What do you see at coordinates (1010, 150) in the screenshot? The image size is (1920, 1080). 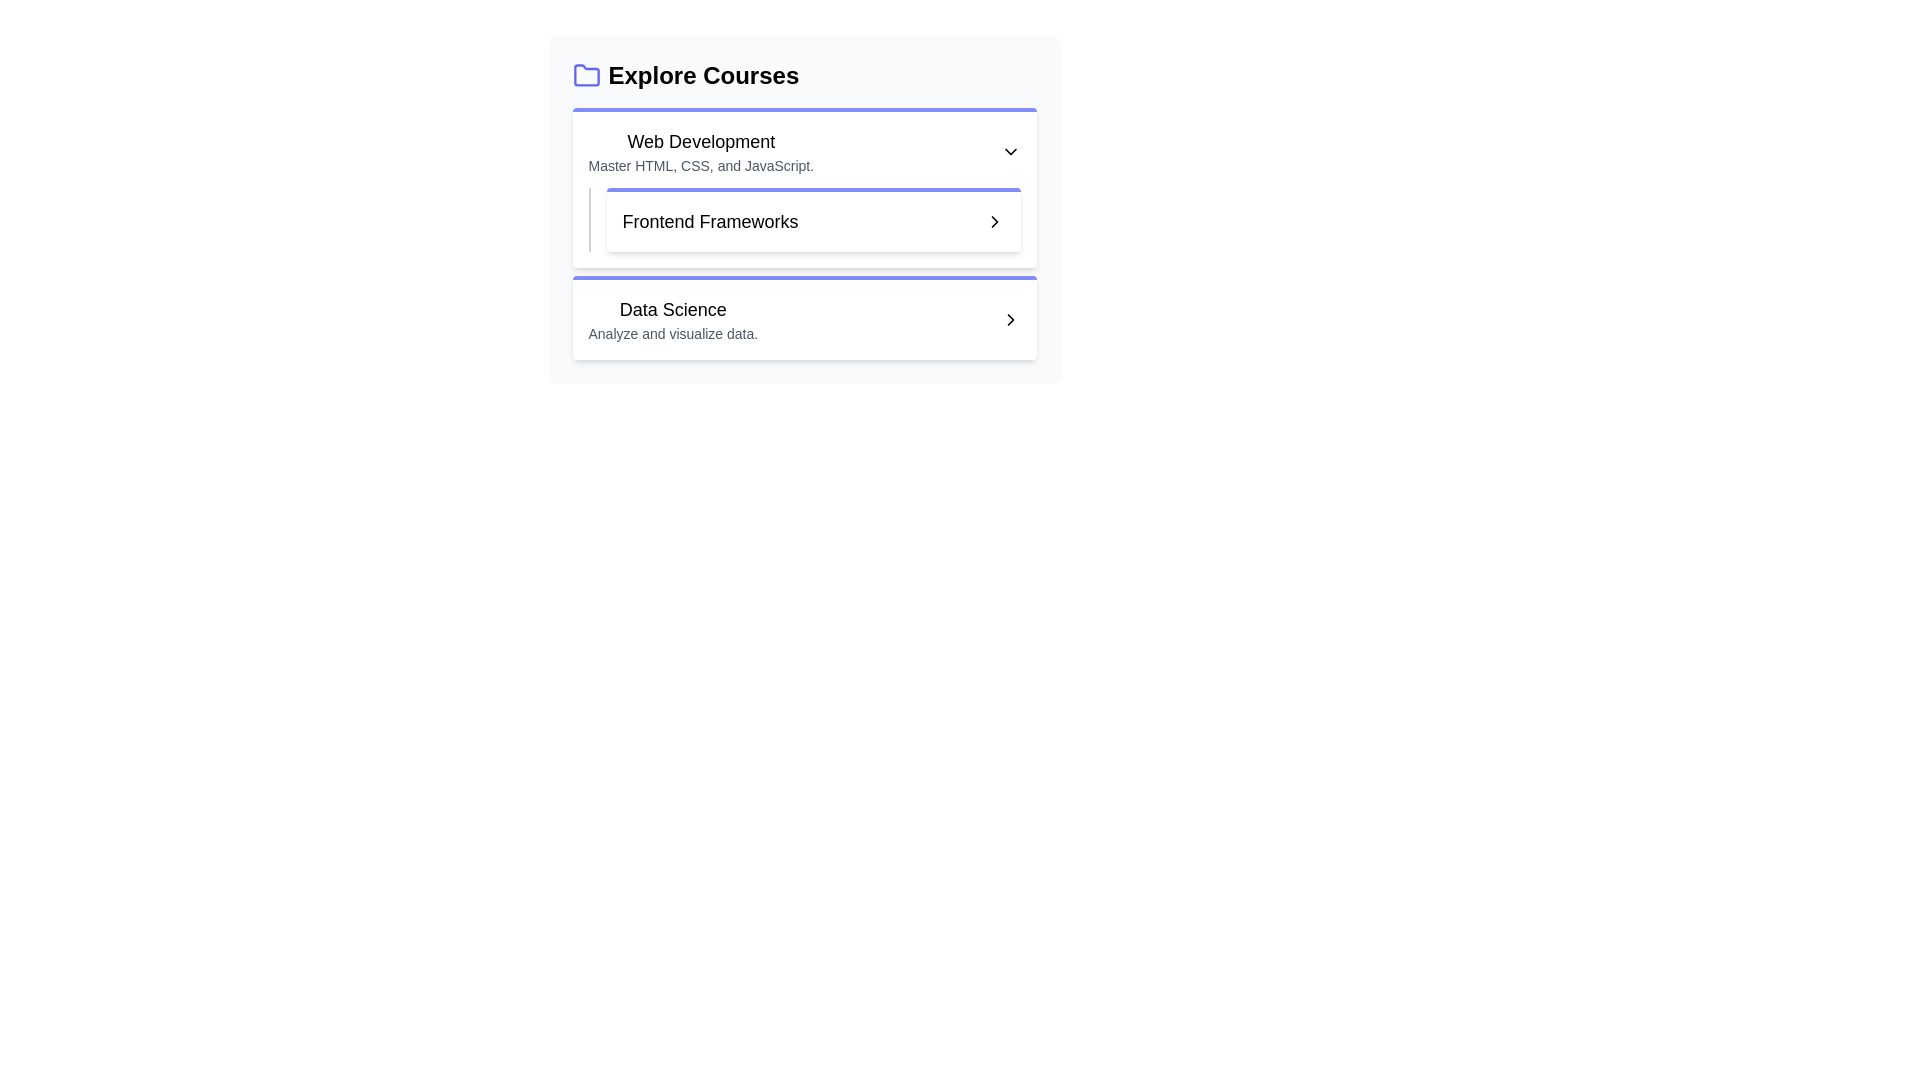 I see `the chevron-down icon located` at bounding box center [1010, 150].